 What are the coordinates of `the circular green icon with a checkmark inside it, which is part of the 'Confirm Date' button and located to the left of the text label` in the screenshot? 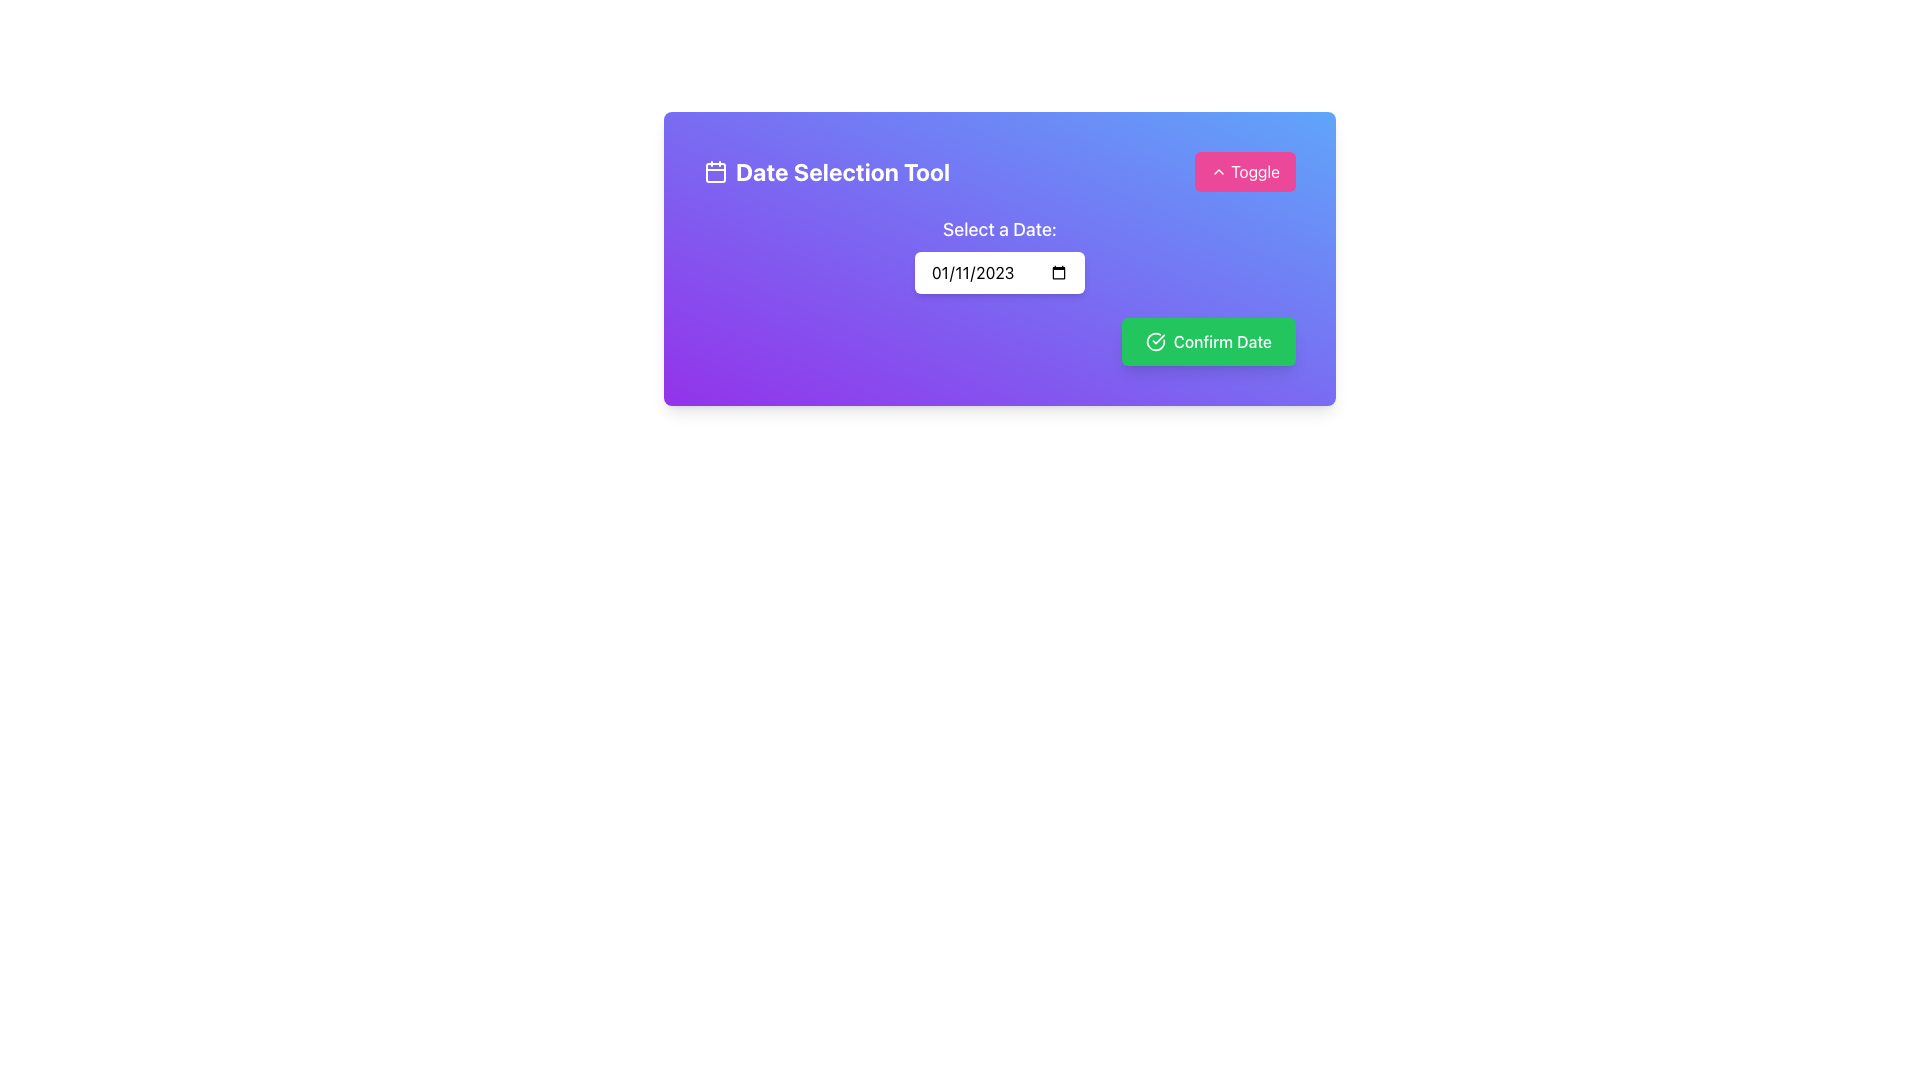 It's located at (1155, 341).